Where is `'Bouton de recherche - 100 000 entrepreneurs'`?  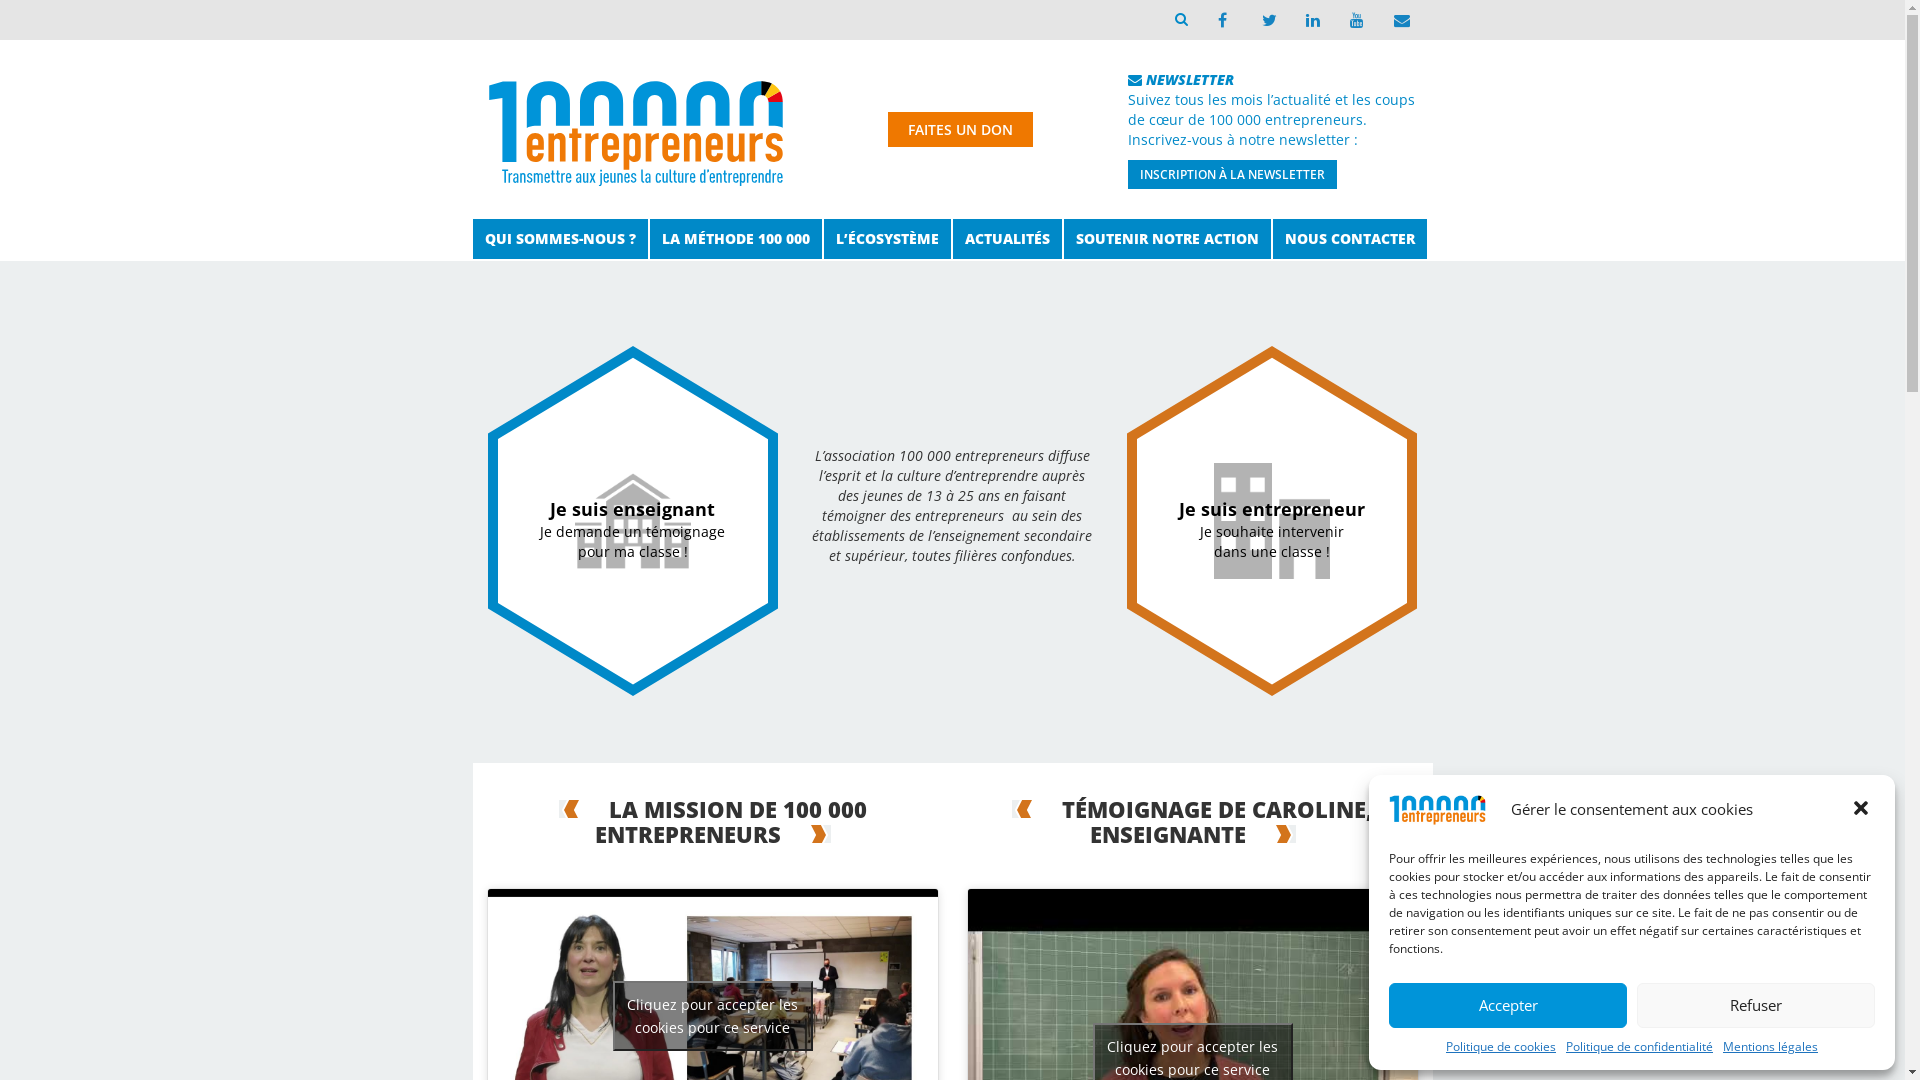 'Bouton de recherche - 100 000 entrepreneurs' is located at coordinates (1180, 18).